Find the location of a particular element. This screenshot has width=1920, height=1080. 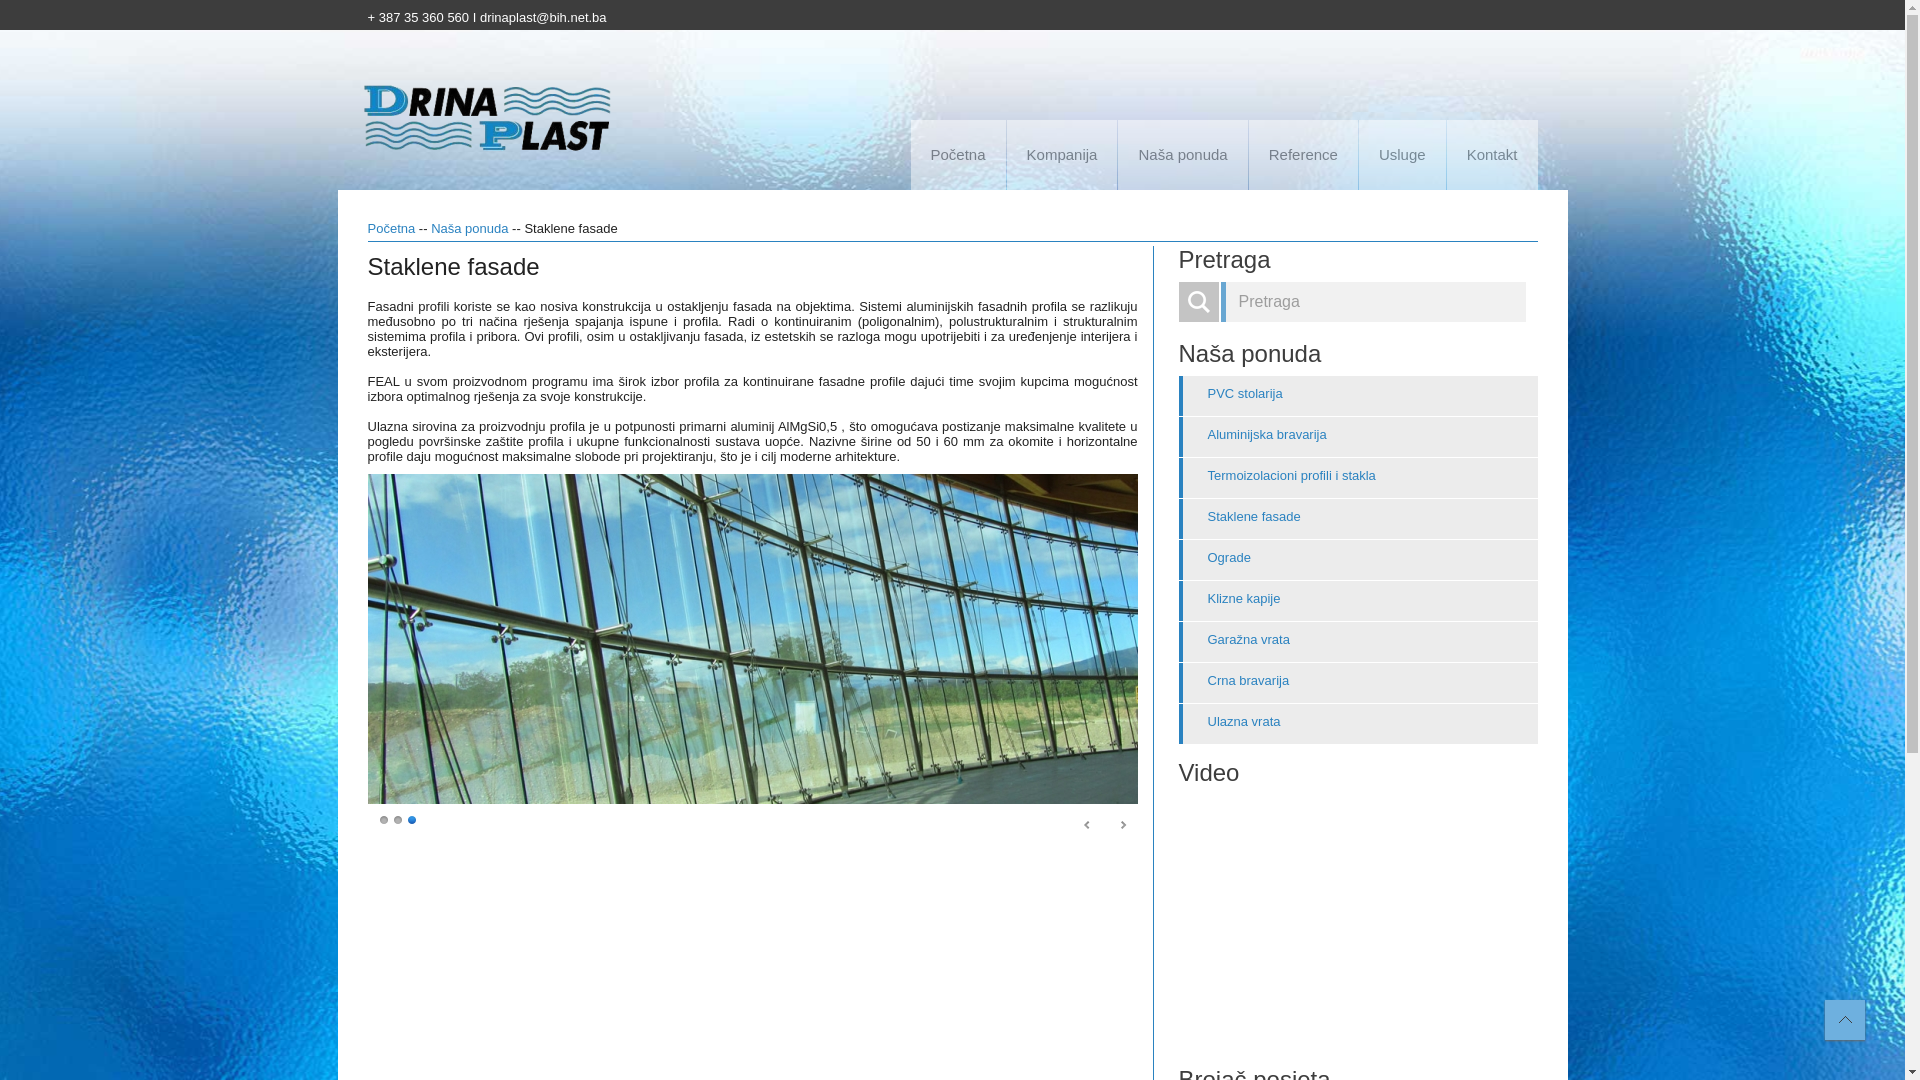

'2' is located at coordinates (393, 818).